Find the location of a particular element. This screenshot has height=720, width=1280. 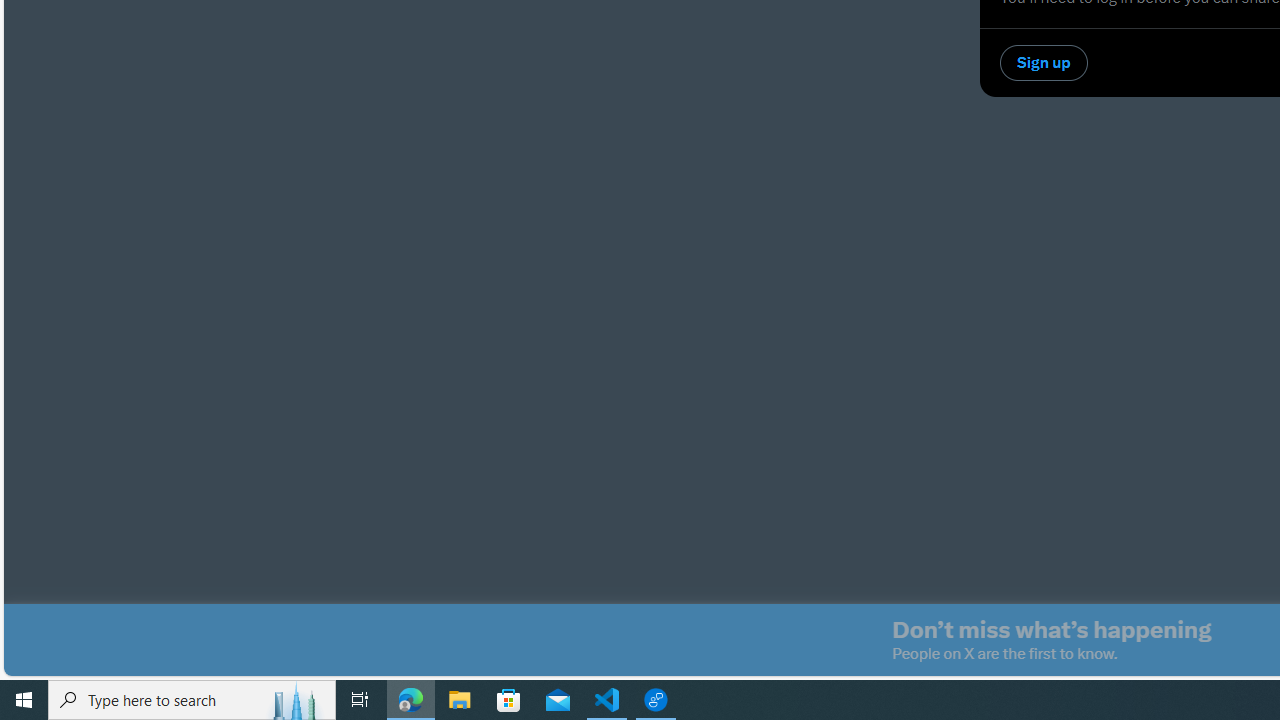

'Edge Feedback - 1 running window' is located at coordinates (656, 698).